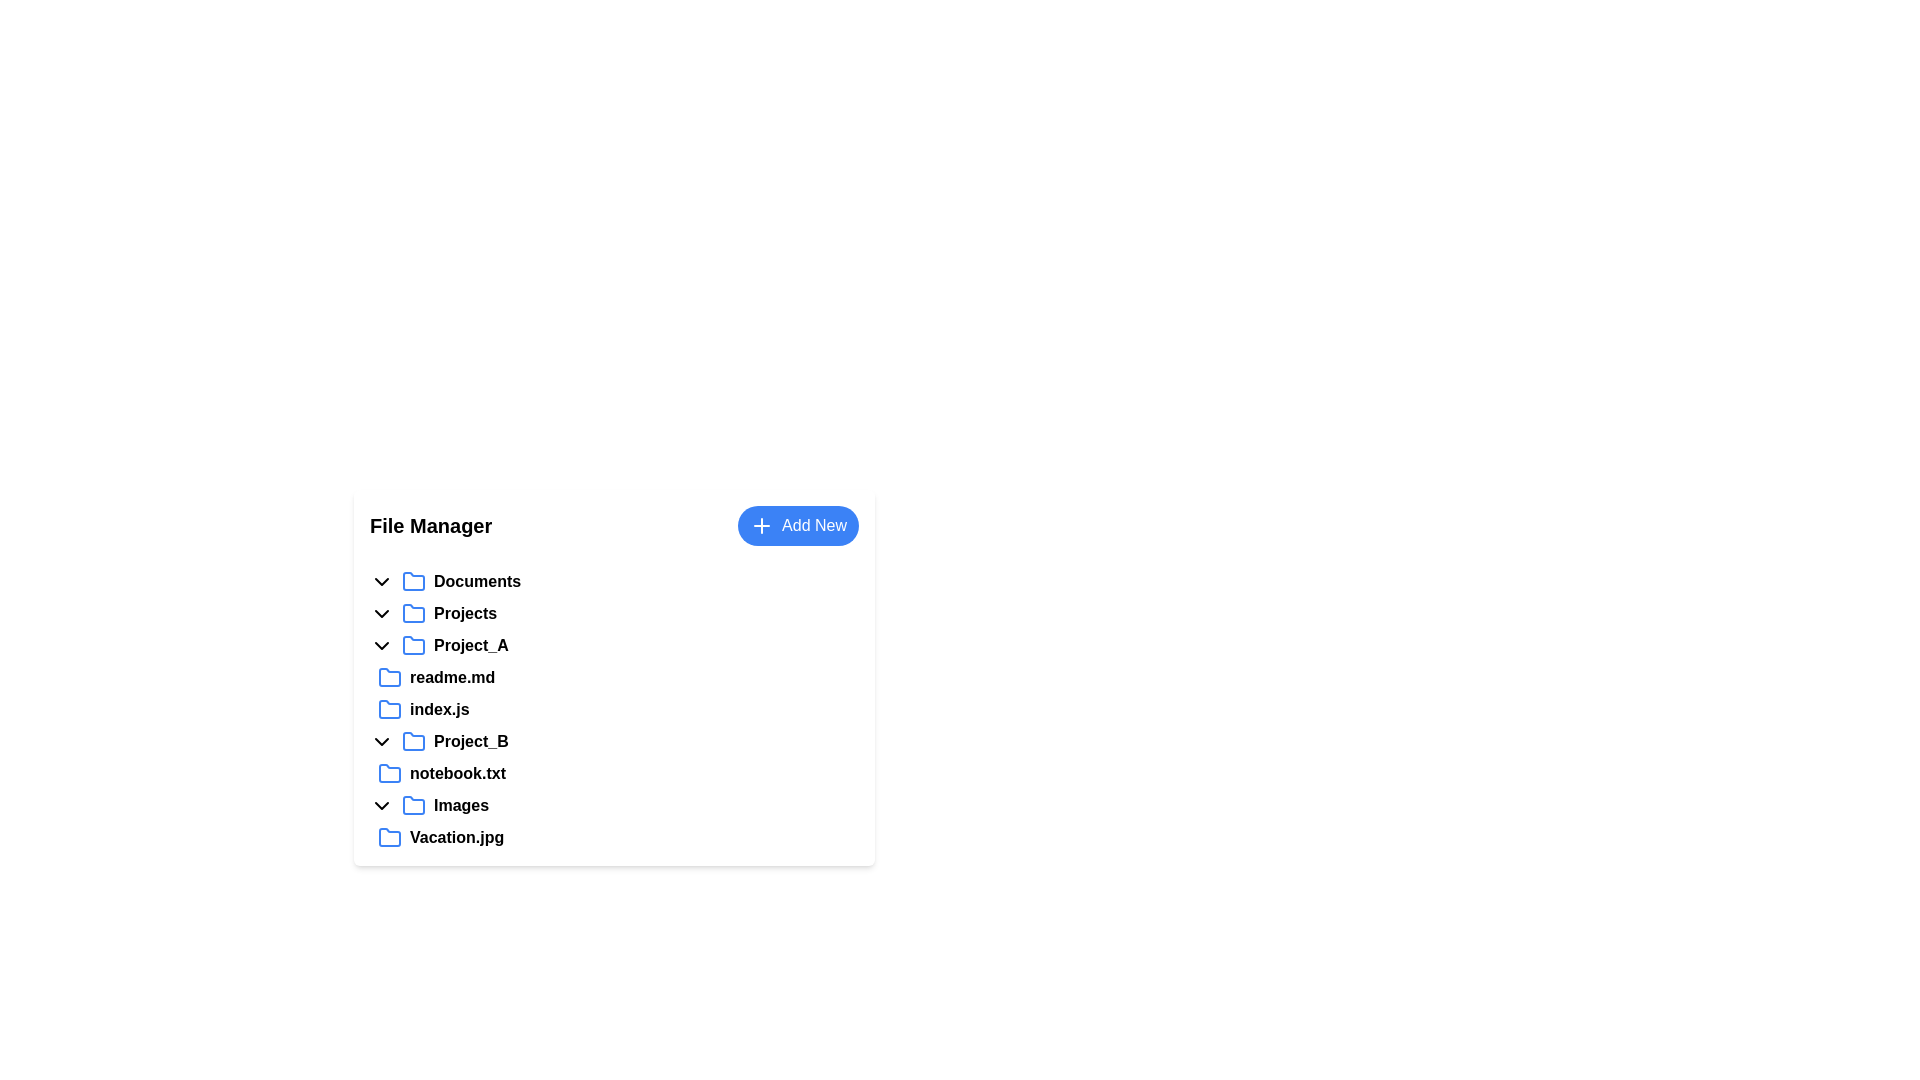 This screenshot has width=1920, height=1080. I want to click on the 'Images' text label located under the 'Project_B' folder, so click(460, 805).